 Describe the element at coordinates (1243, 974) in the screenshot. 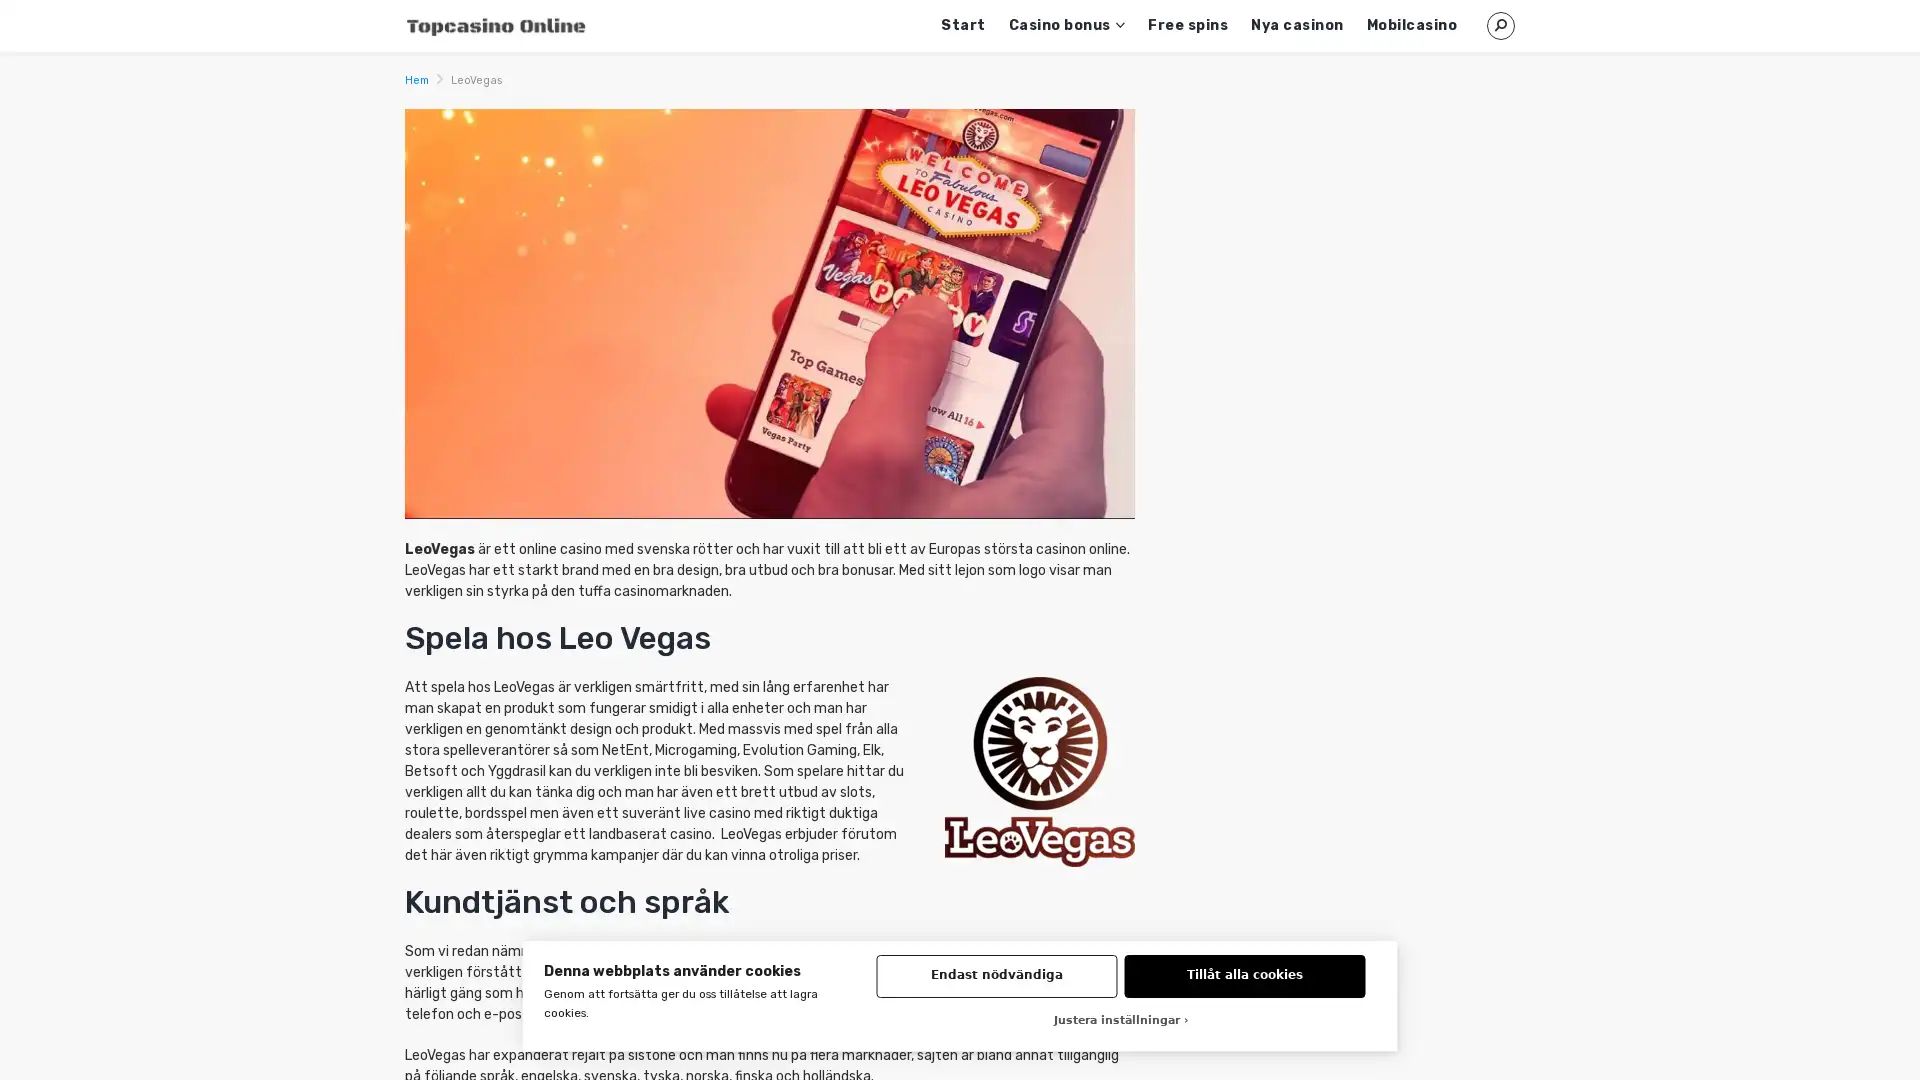

I see `Tillat alla cookies` at that location.